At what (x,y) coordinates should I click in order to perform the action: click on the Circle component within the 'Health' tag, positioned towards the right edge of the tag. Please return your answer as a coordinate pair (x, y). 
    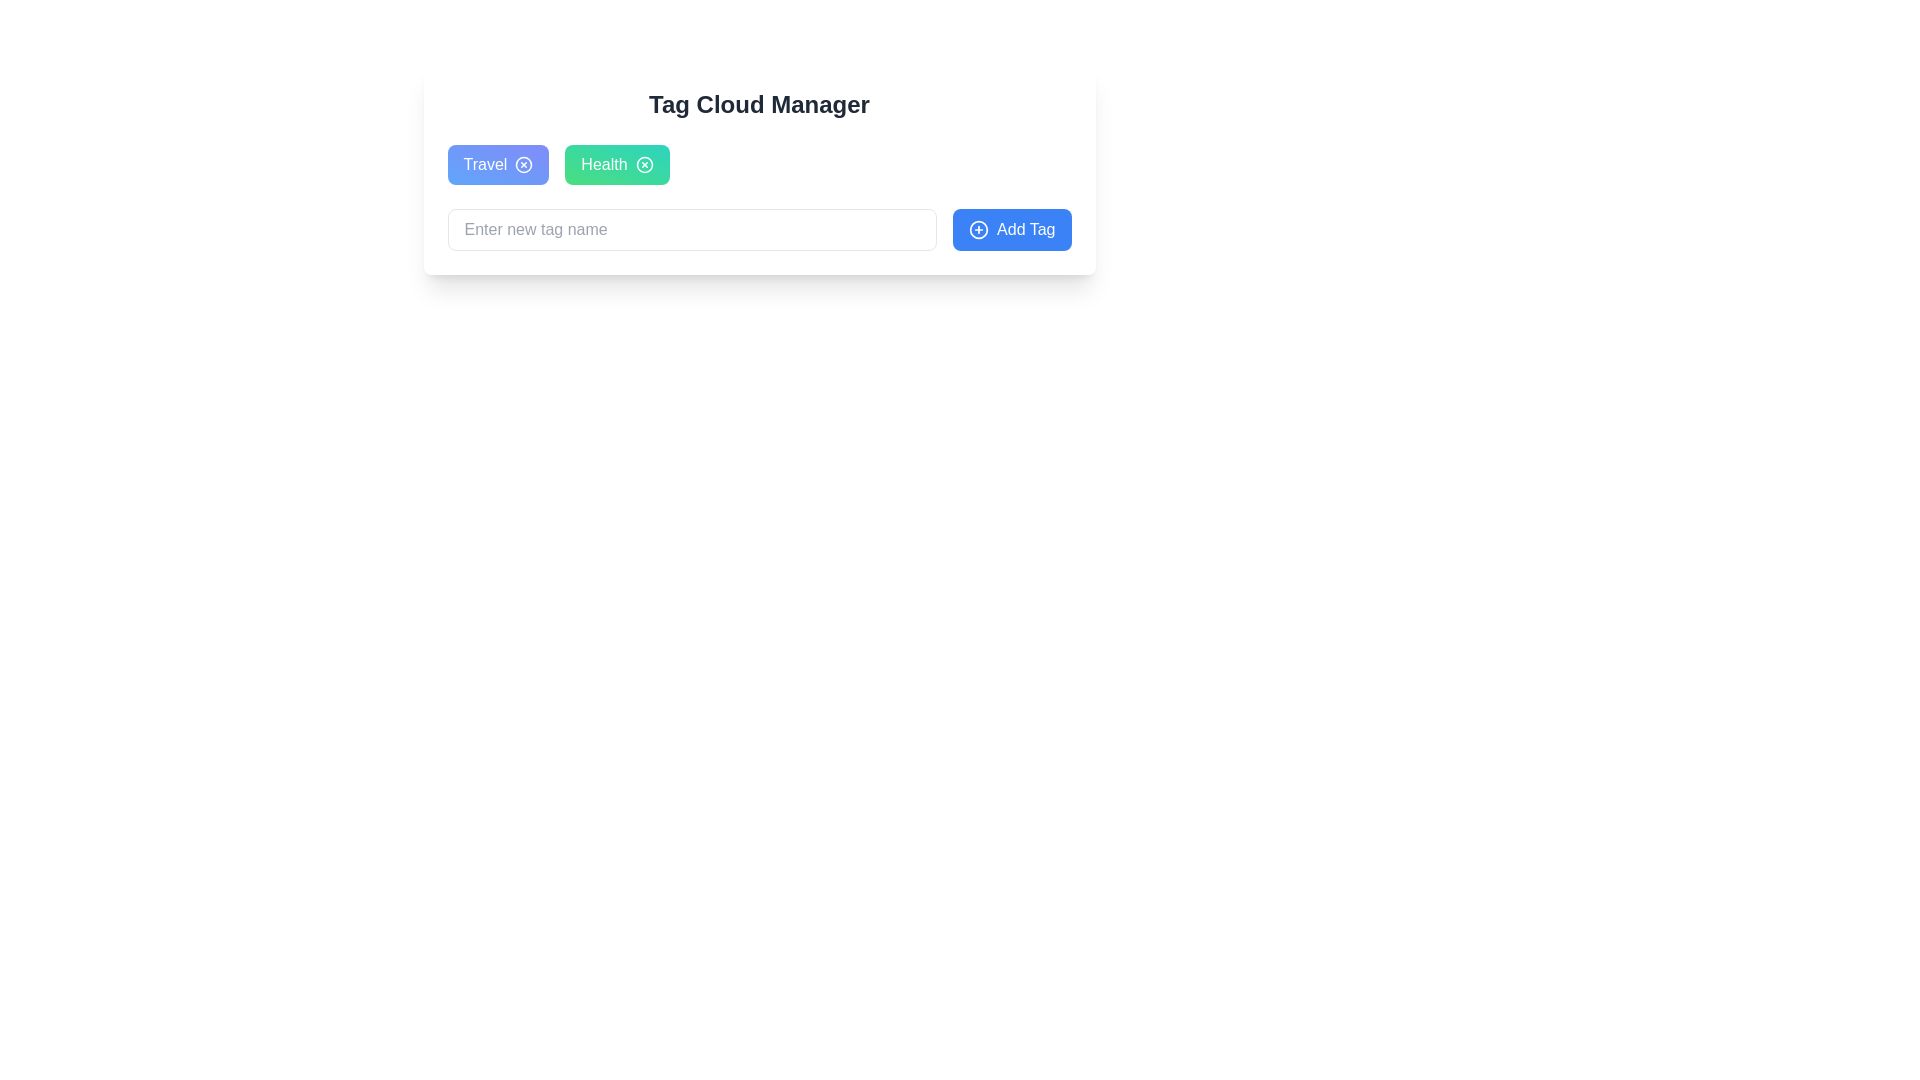
    Looking at the image, I should click on (644, 164).